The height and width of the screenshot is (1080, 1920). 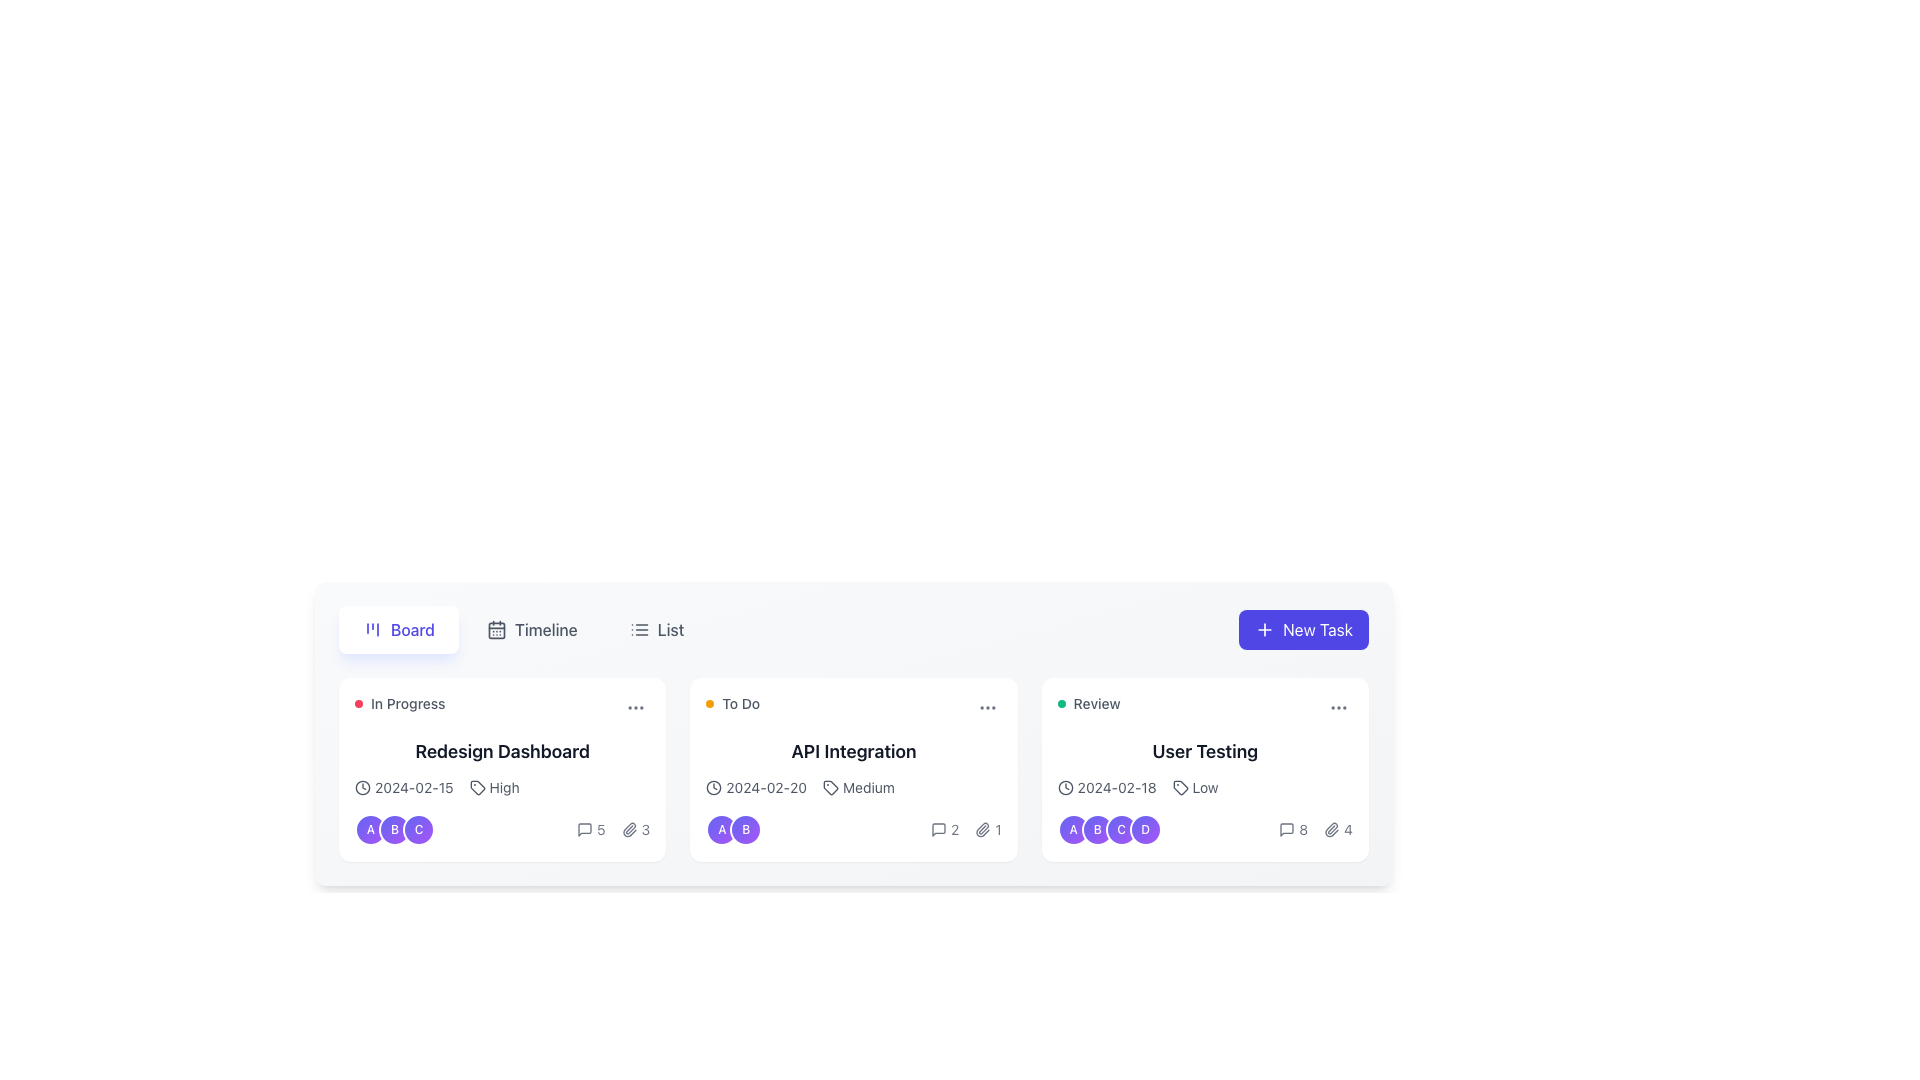 What do you see at coordinates (590, 829) in the screenshot?
I see `the numeral '5' next to the speech bubble icon in the 'Redesign Dashboard' task card` at bounding box center [590, 829].